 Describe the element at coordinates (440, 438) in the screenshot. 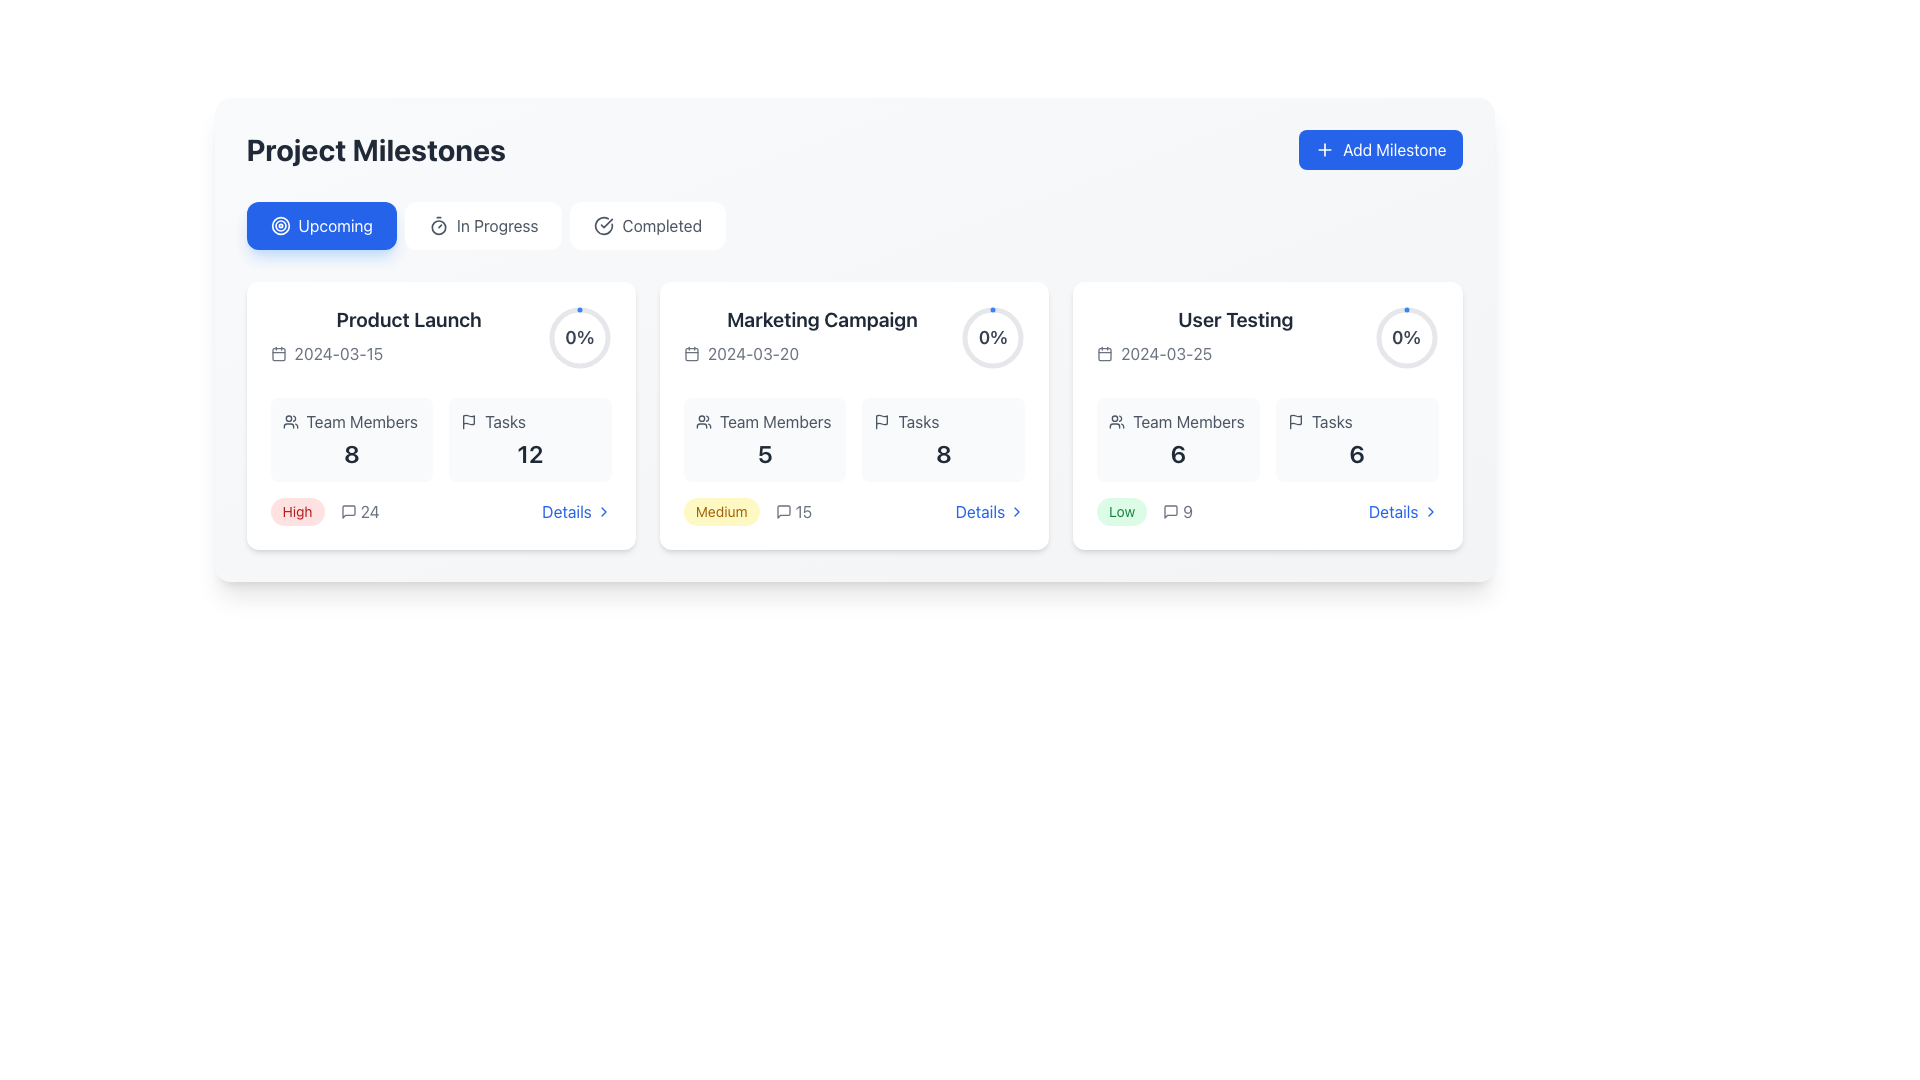

I see `details of the 'Tasks' section within the Grid Layout that summarizes numerical data about team members and tasks associated with the 'Product Launch' card` at that location.